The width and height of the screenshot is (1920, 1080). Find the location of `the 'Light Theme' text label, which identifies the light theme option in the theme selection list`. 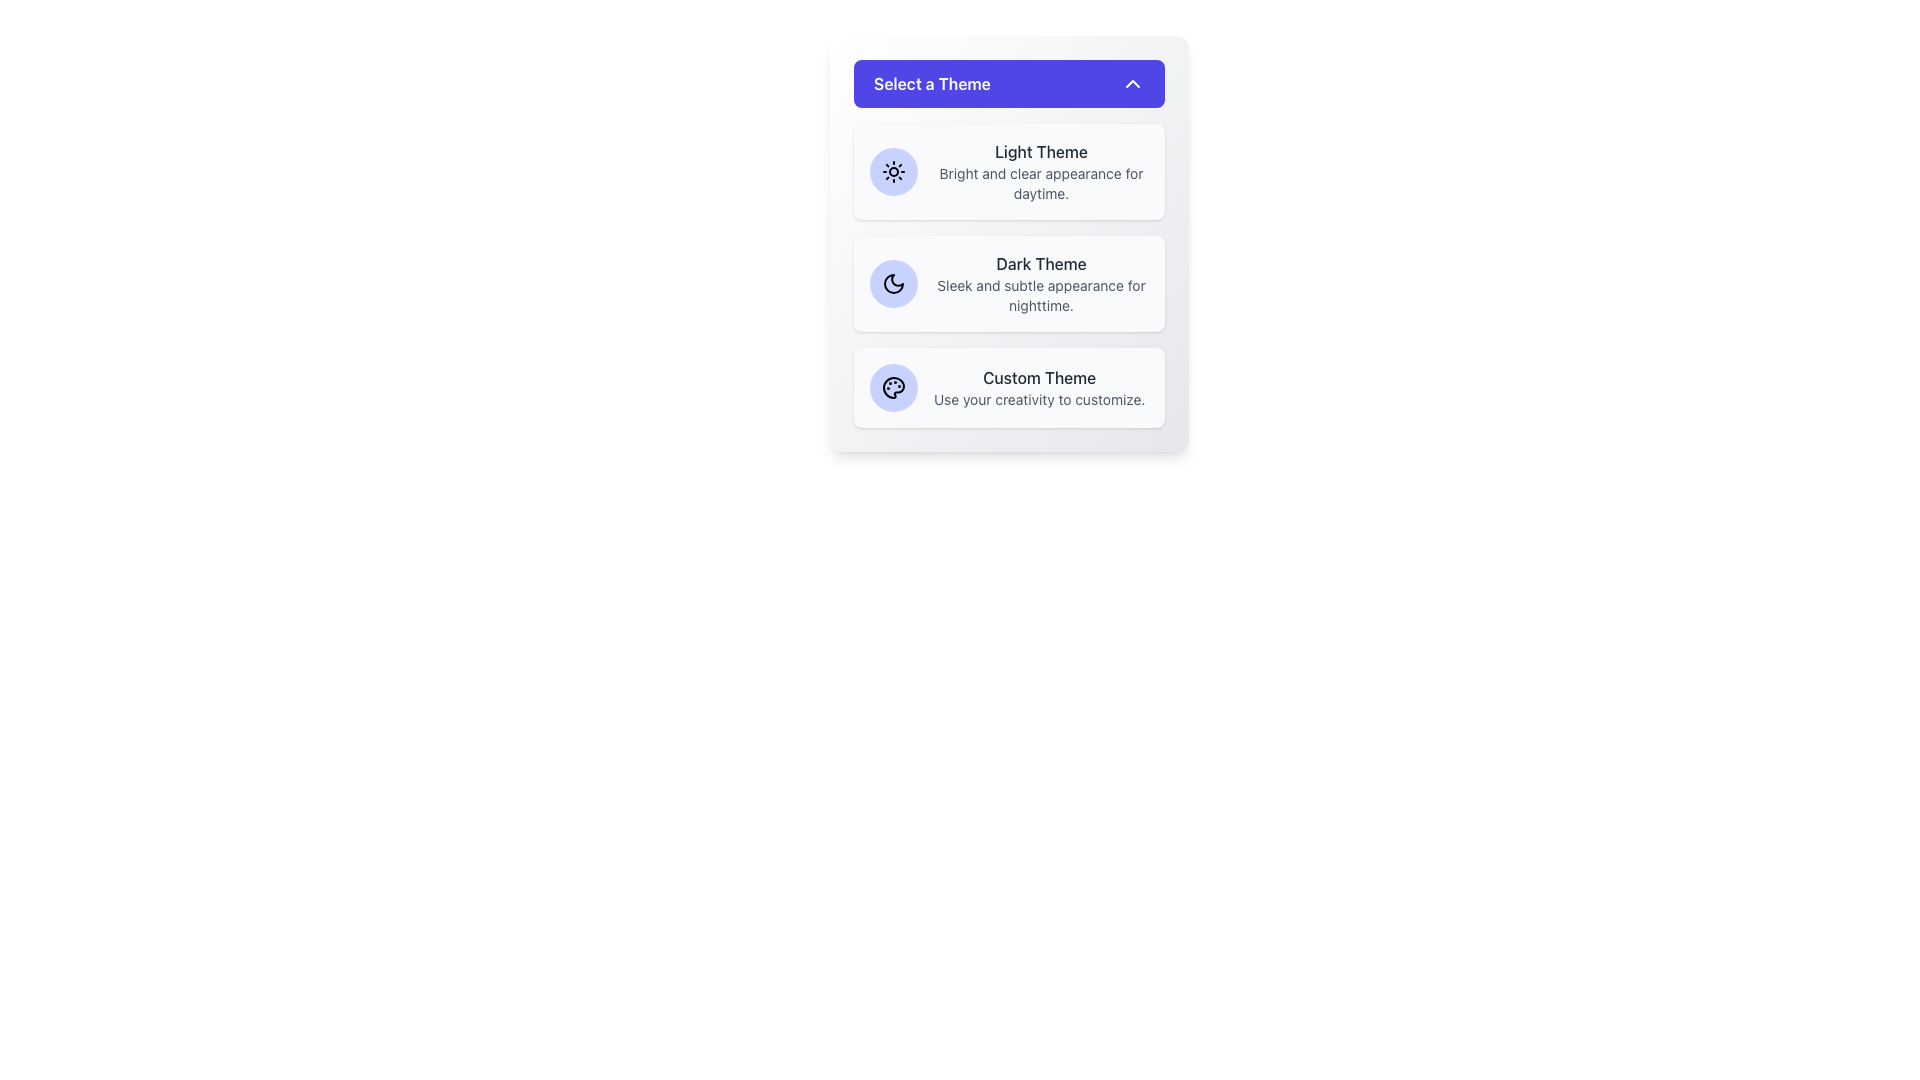

the 'Light Theme' text label, which identifies the light theme option in the theme selection list is located at coordinates (1040, 150).